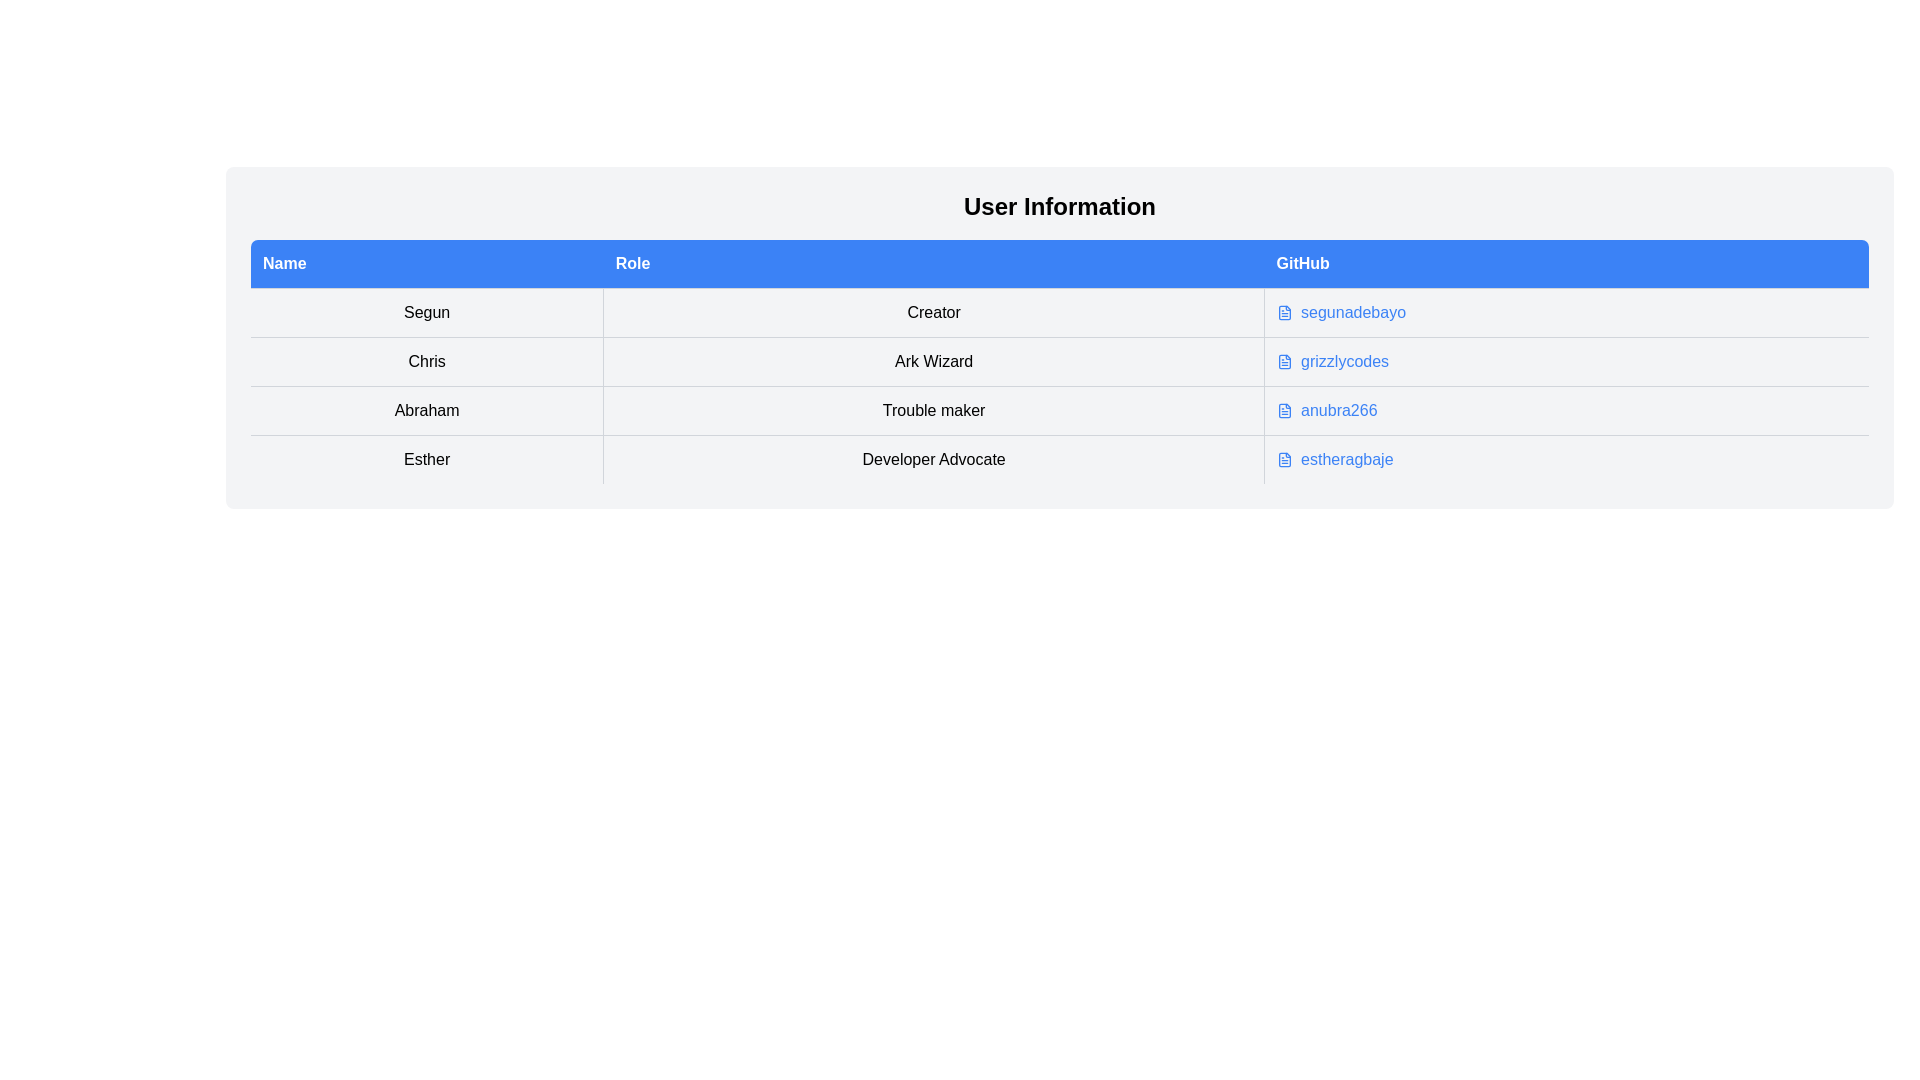  Describe the element at coordinates (1285, 362) in the screenshot. I see `the document icon in the second column of the table row for the user 'Chris', which represents the 'GitHub' data field` at that location.